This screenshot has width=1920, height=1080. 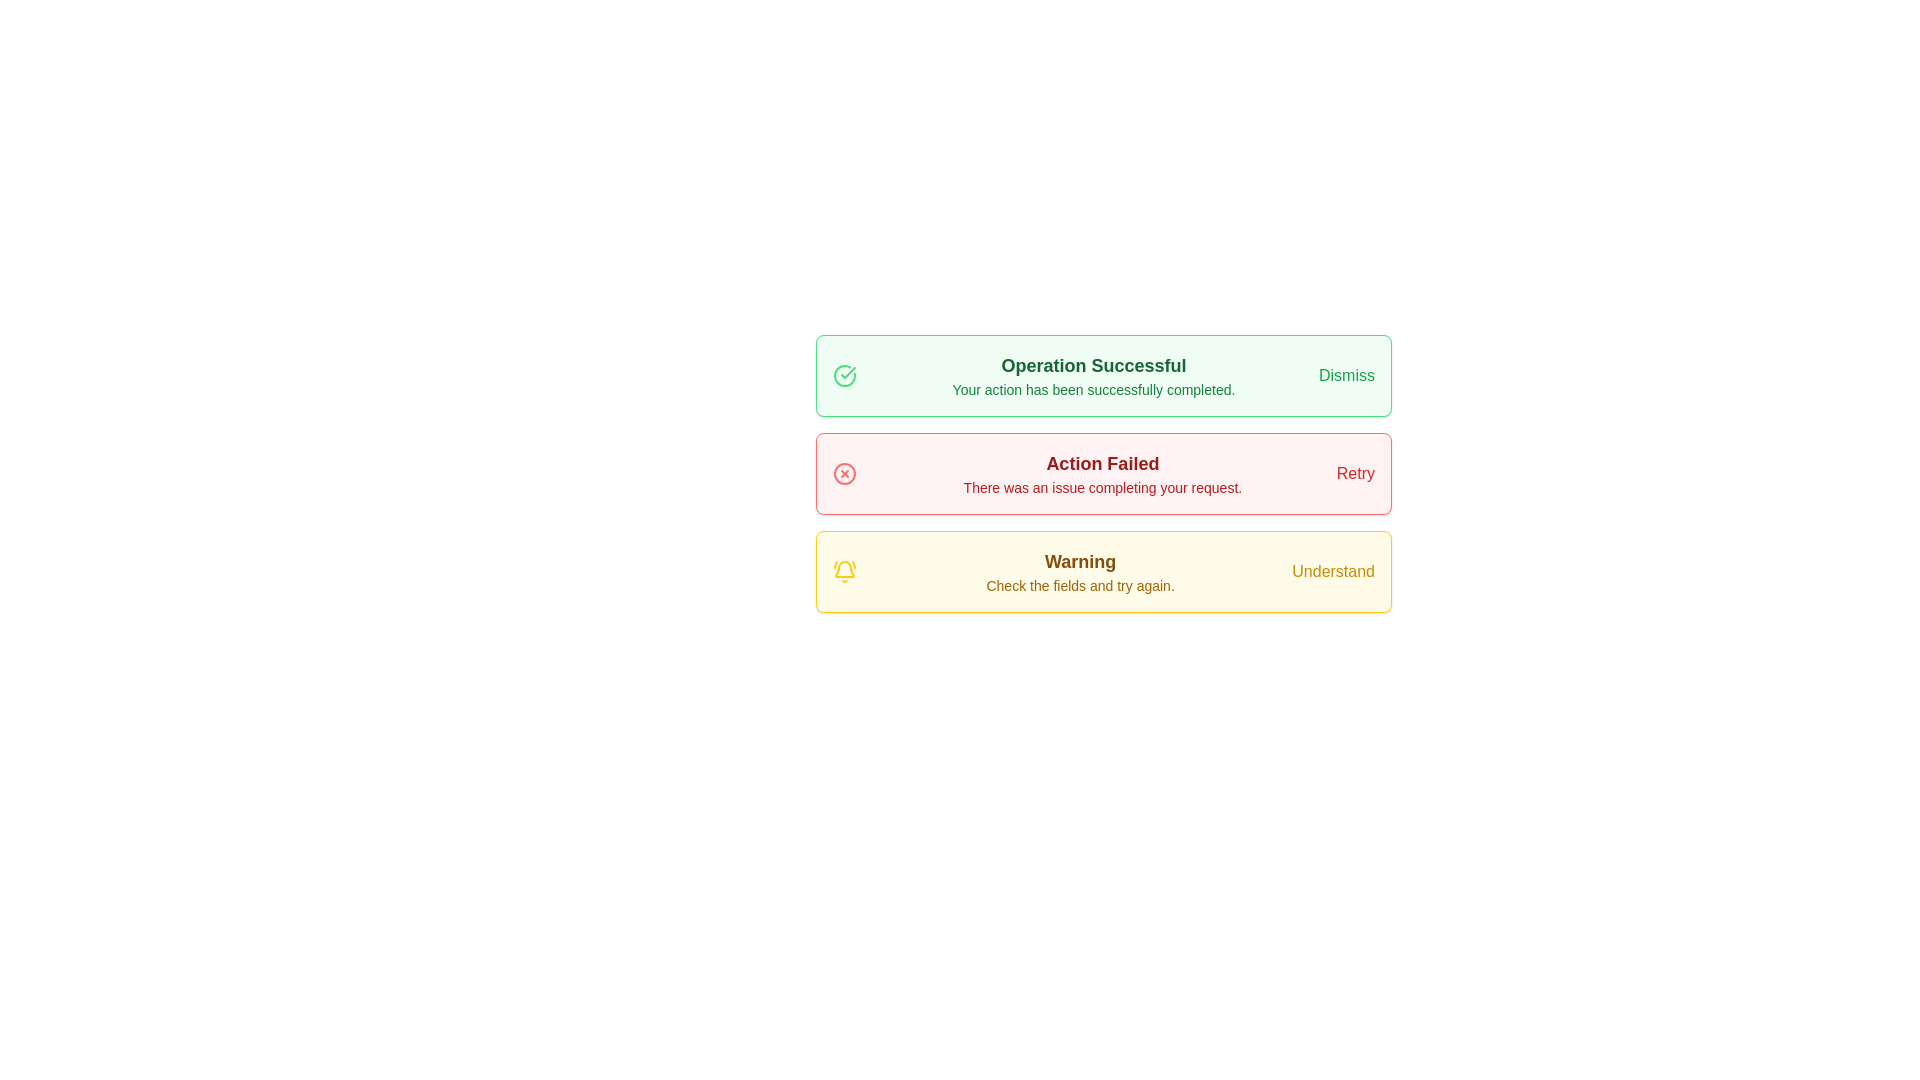 I want to click on message text that informs the user about specific issues and encourages them to verify input fields, located below the 'Warning' header and within the yellow background notification group, so click(x=1079, y=585).